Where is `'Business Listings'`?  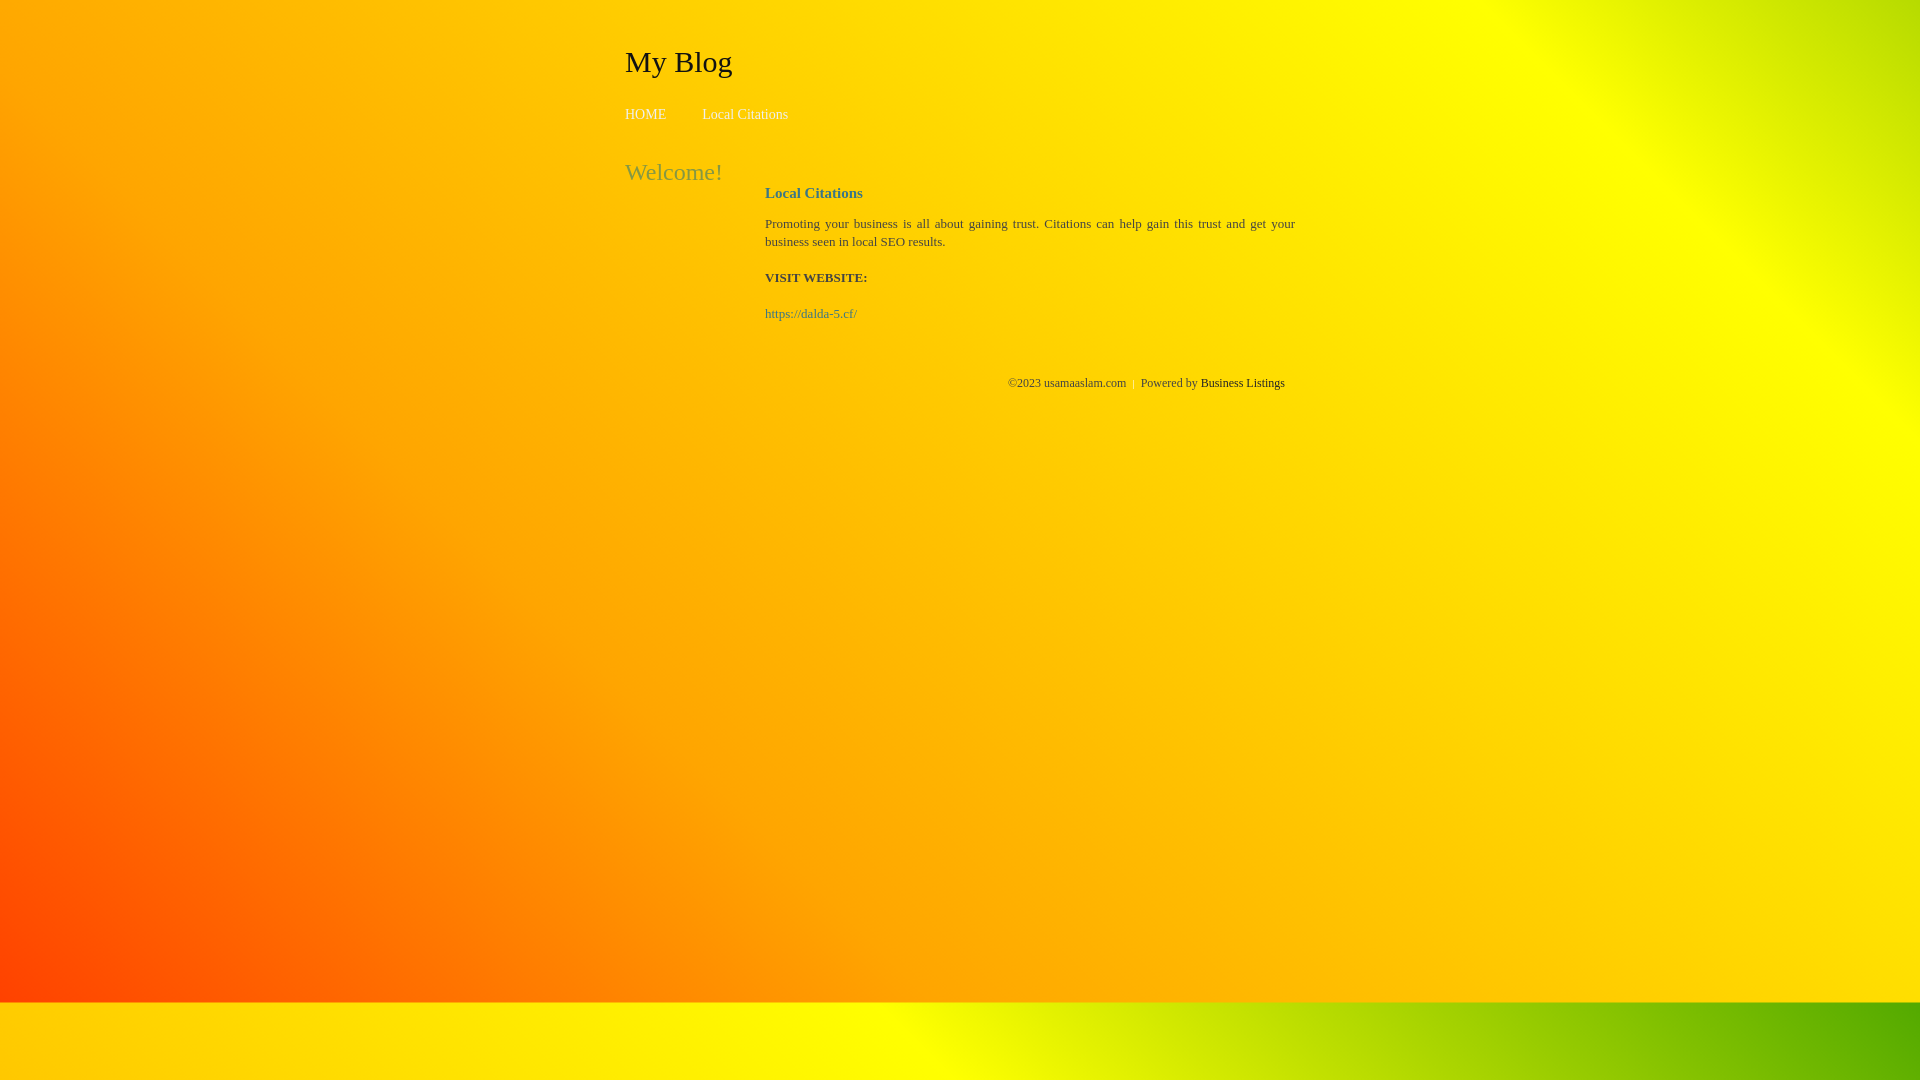
'Business Listings' is located at coordinates (1242, 382).